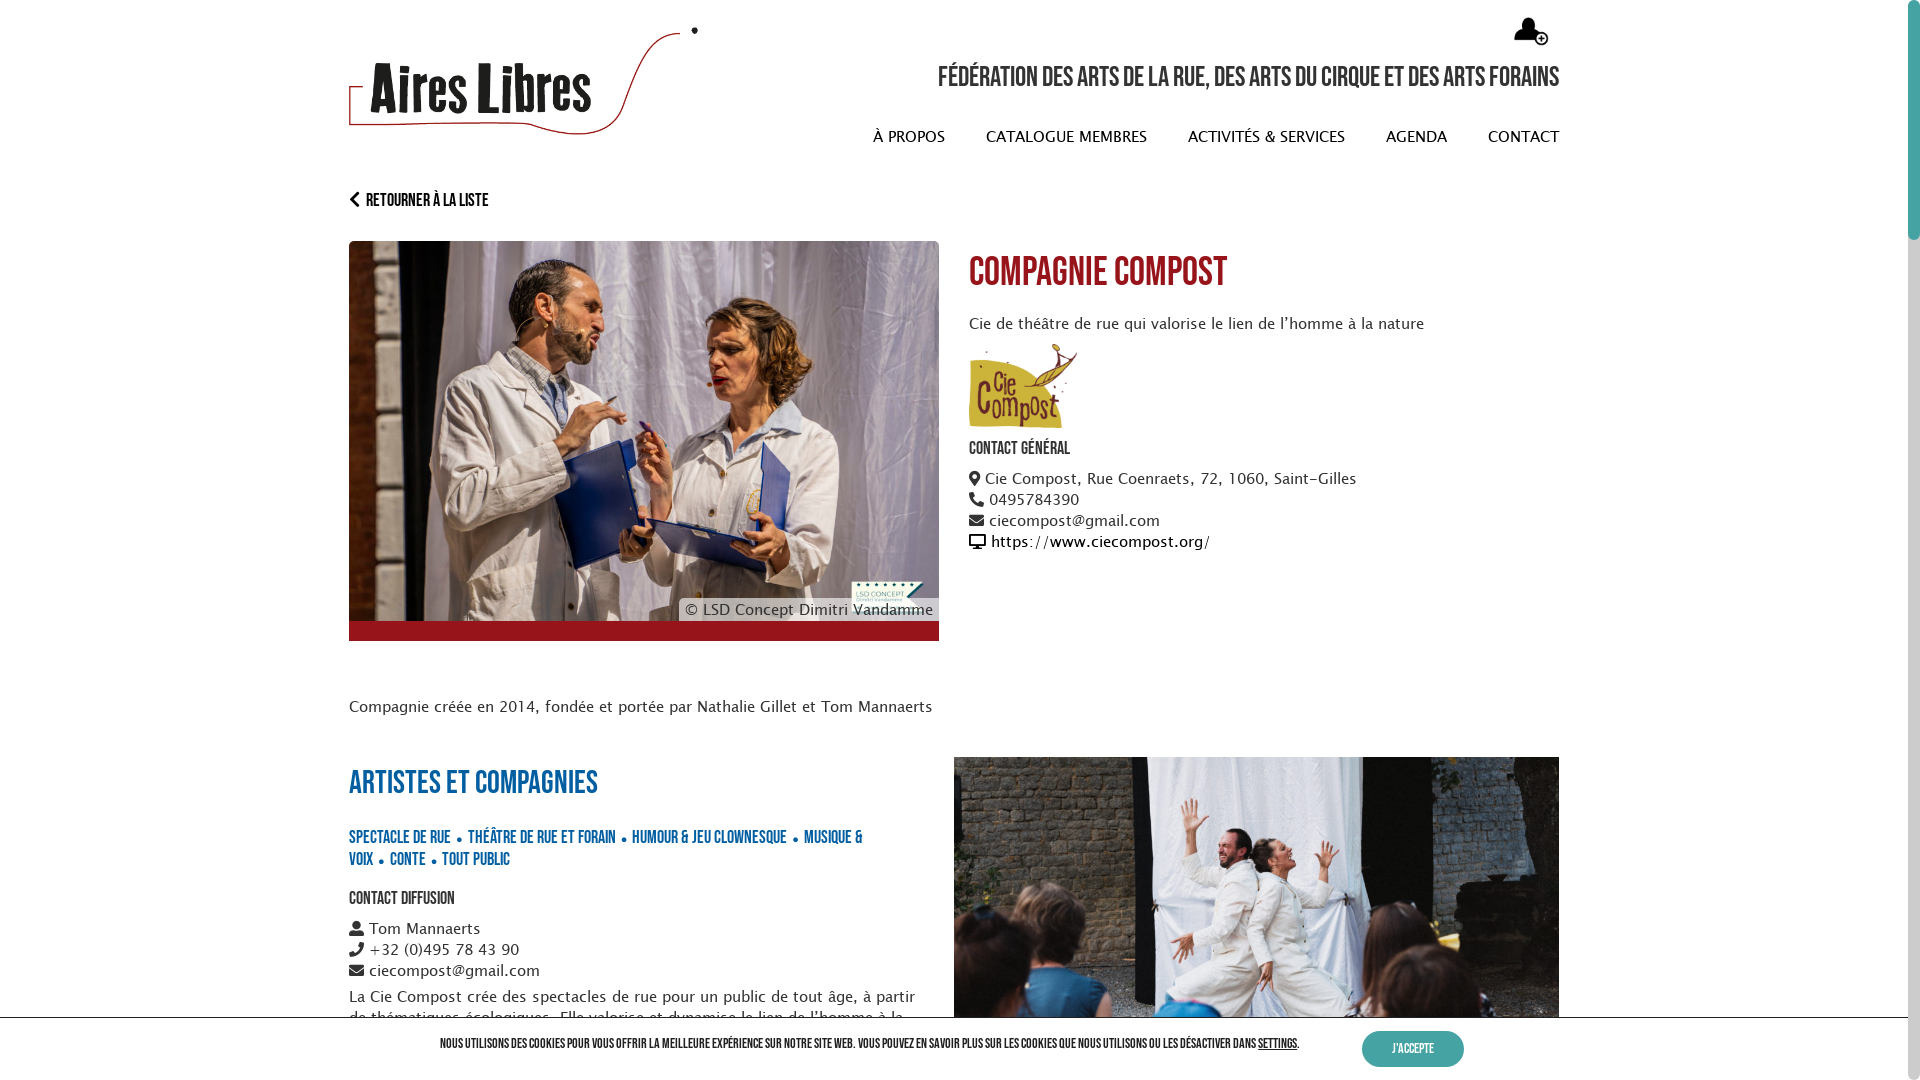 The height and width of the screenshot is (1080, 1920). Describe the element at coordinates (1256, 1043) in the screenshot. I see `'settings'` at that location.